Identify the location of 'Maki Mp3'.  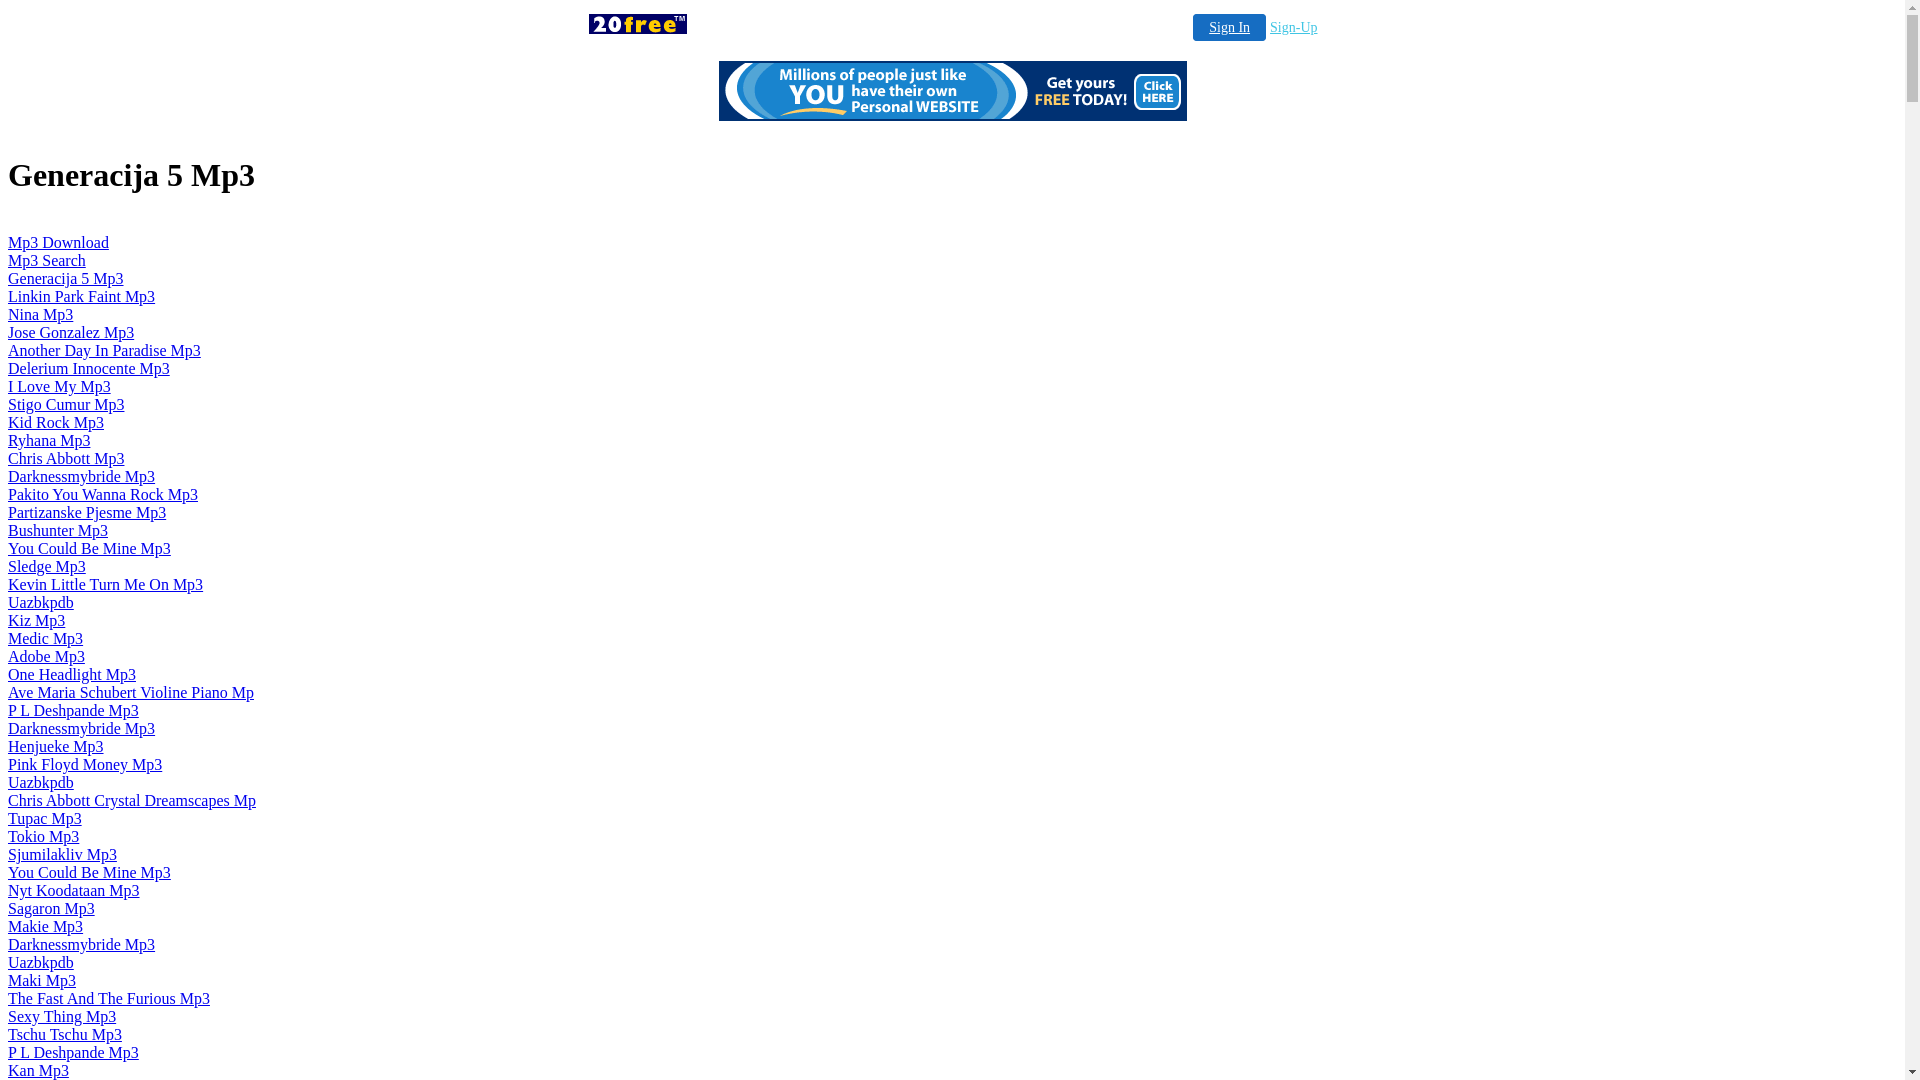
(42, 979).